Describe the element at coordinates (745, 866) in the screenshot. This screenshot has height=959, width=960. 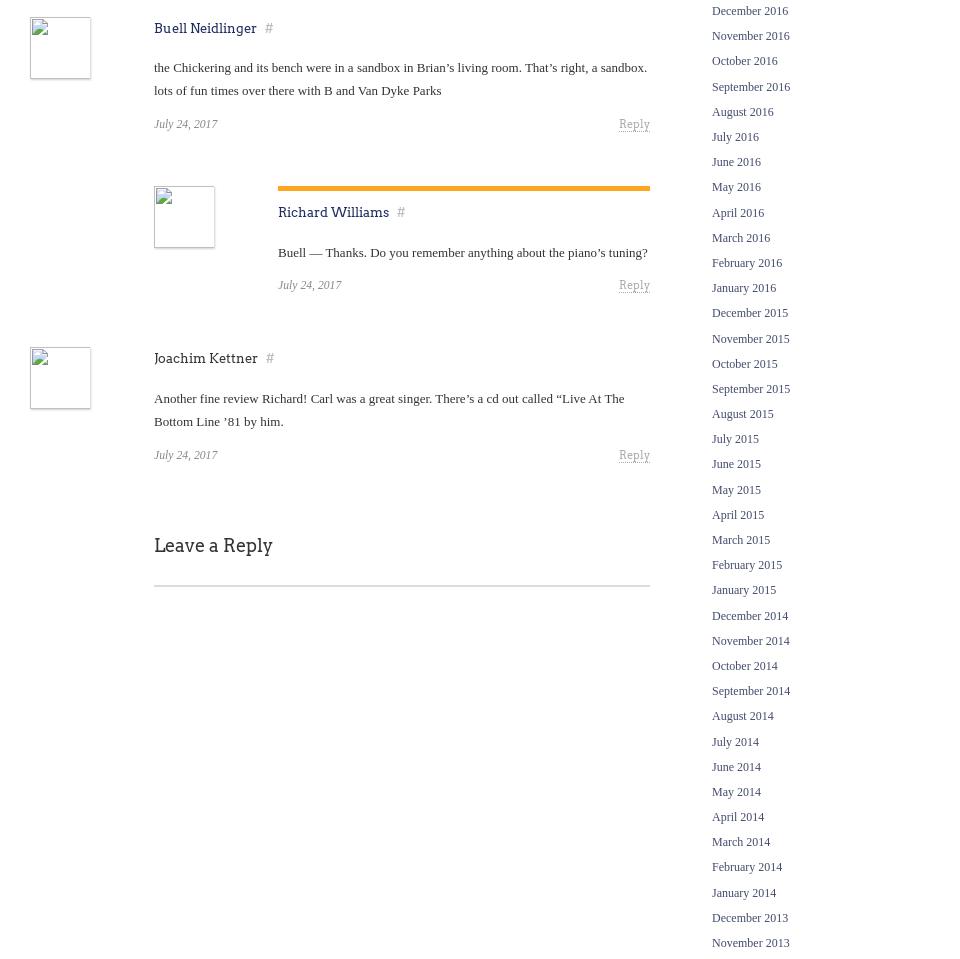
I see `'February 2014'` at that location.